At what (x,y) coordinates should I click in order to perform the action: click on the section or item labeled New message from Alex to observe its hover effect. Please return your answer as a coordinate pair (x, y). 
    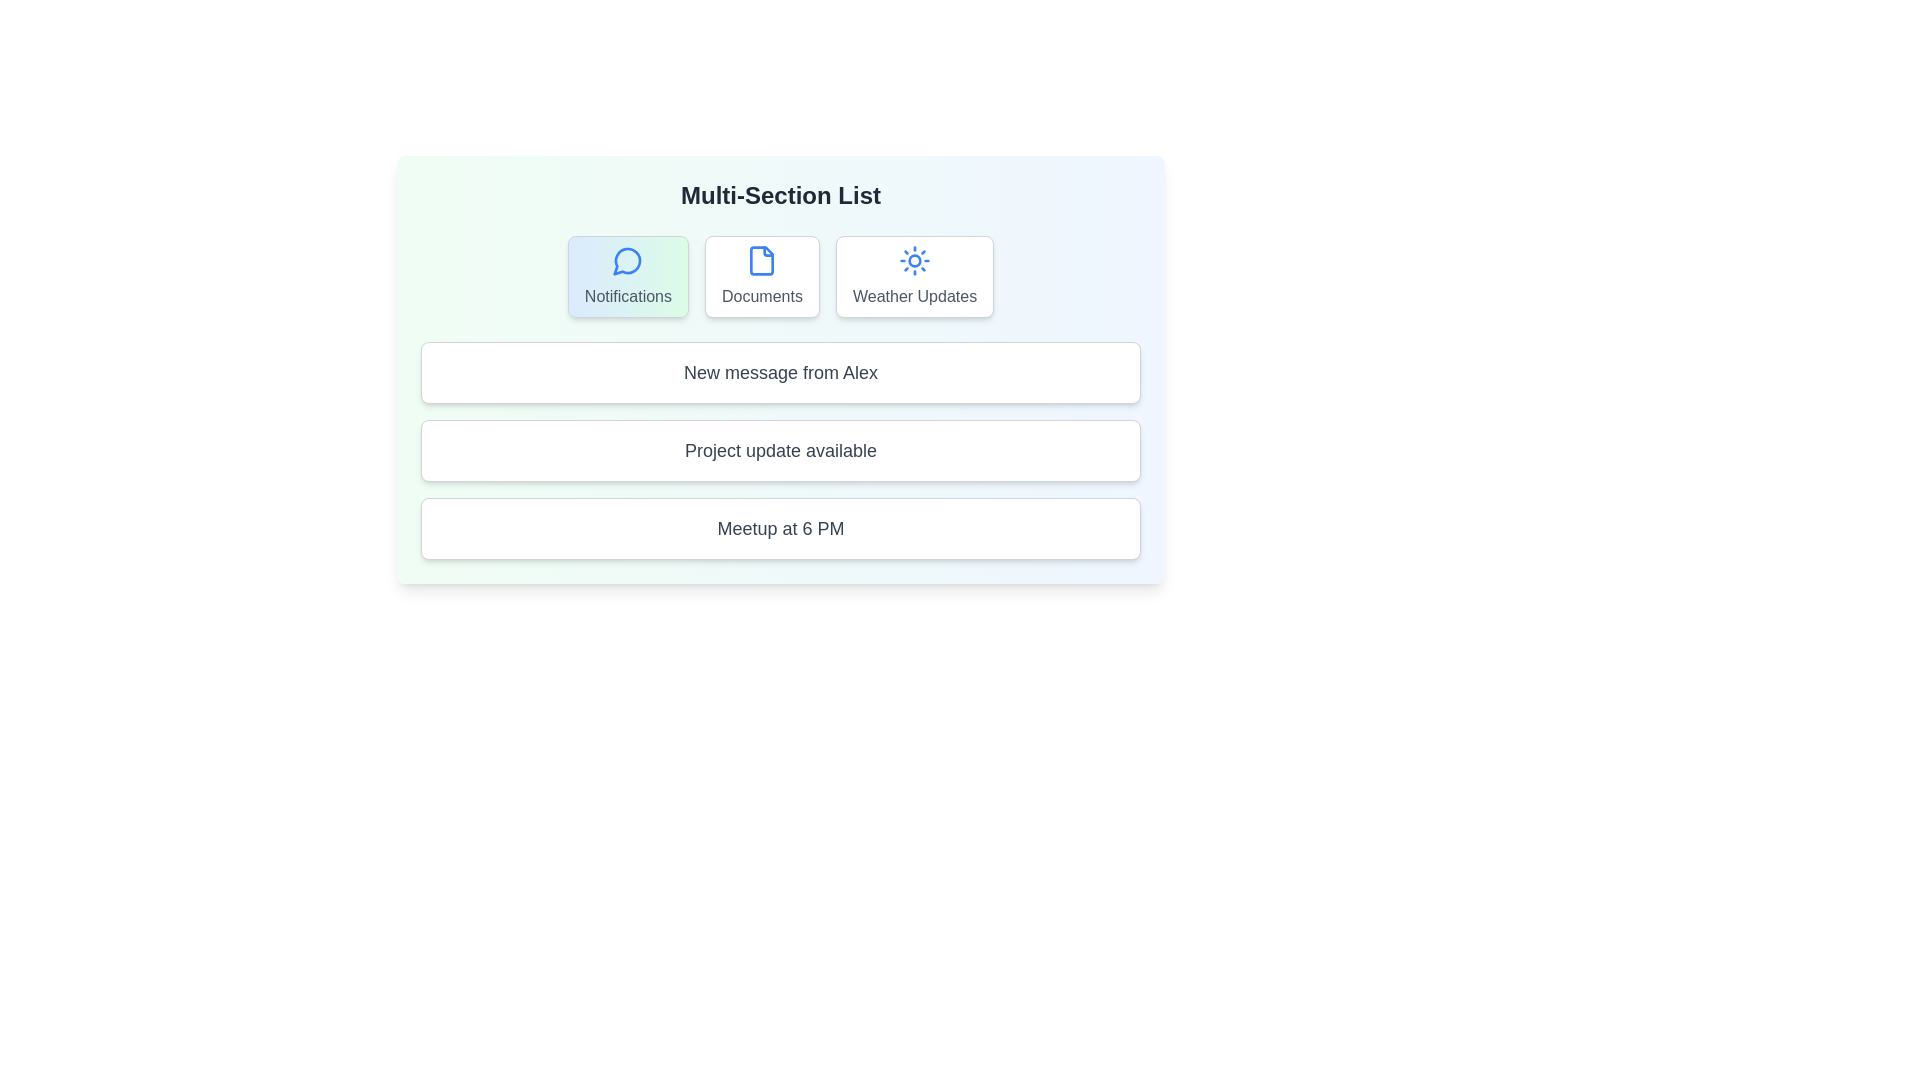
    Looking at the image, I should click on (780, 373).